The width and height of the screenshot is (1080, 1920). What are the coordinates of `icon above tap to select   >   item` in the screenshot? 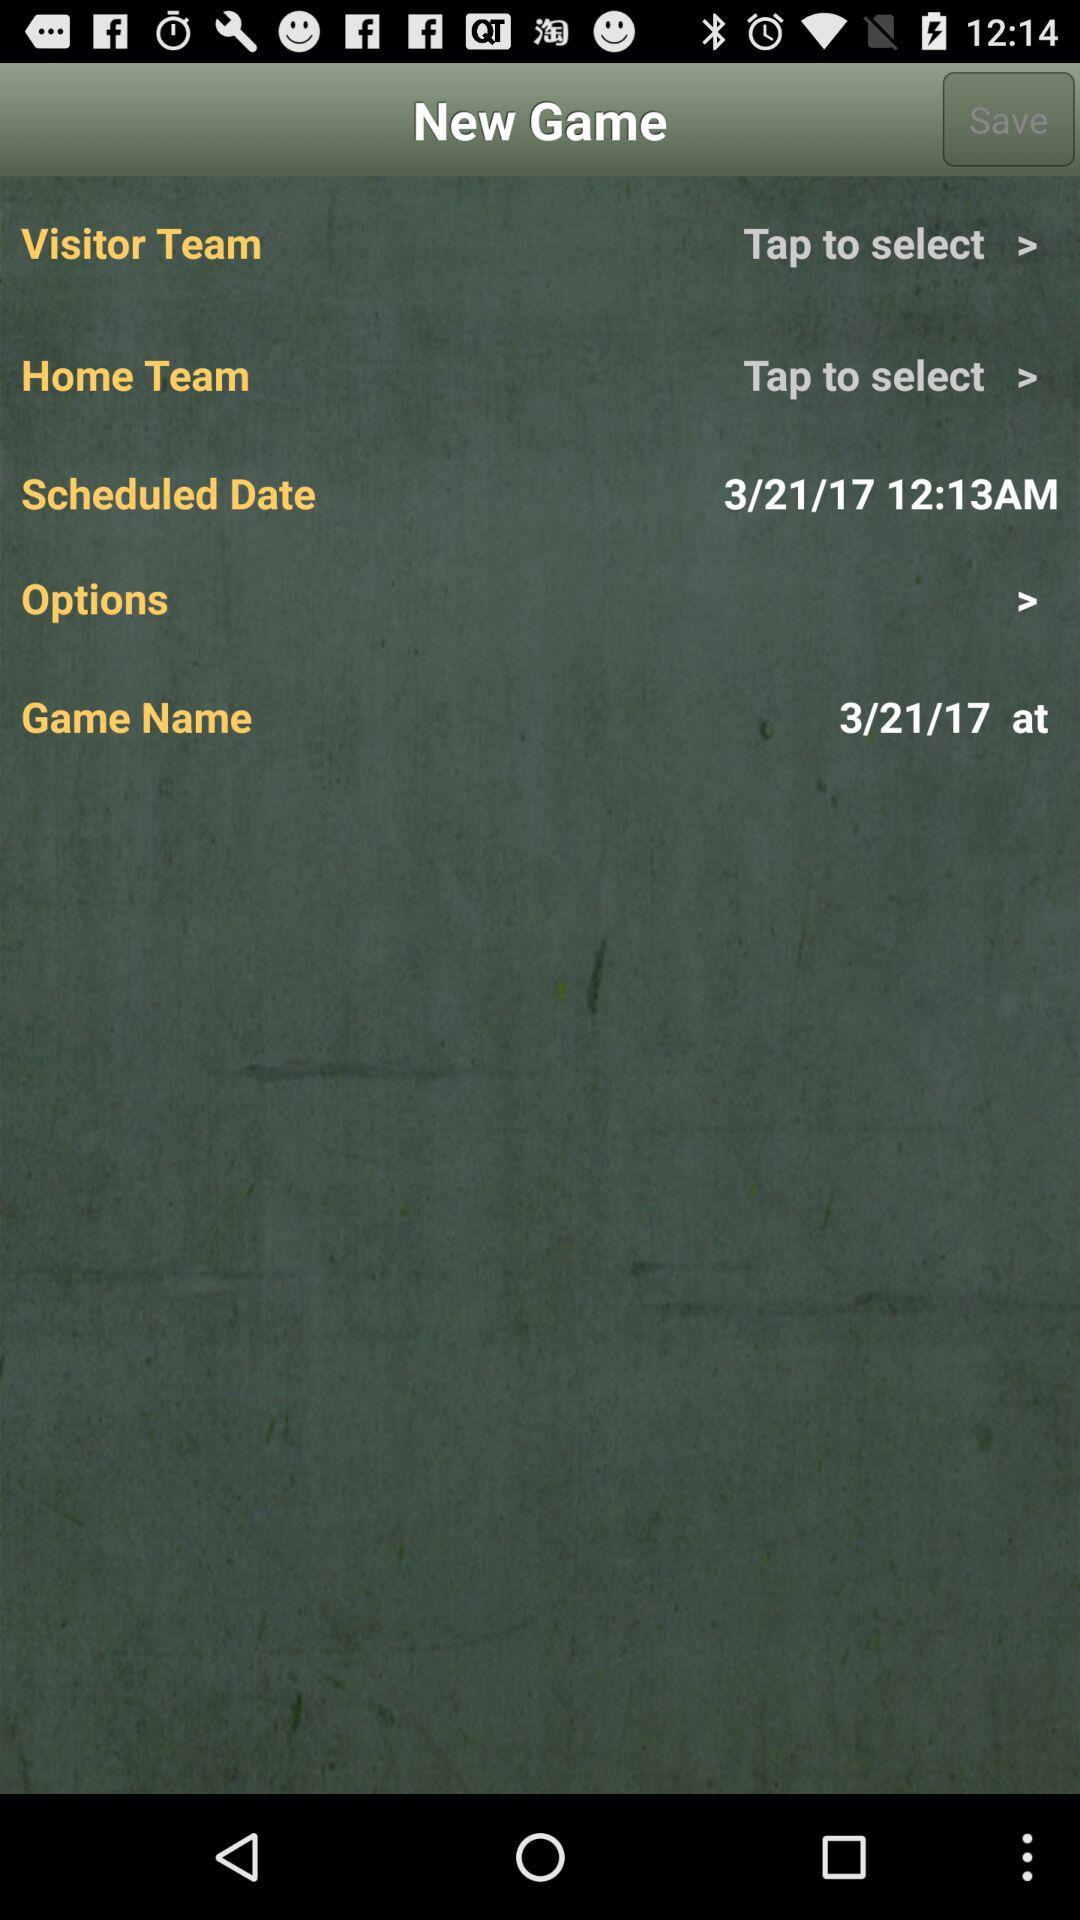 It's located at (1008, 118).